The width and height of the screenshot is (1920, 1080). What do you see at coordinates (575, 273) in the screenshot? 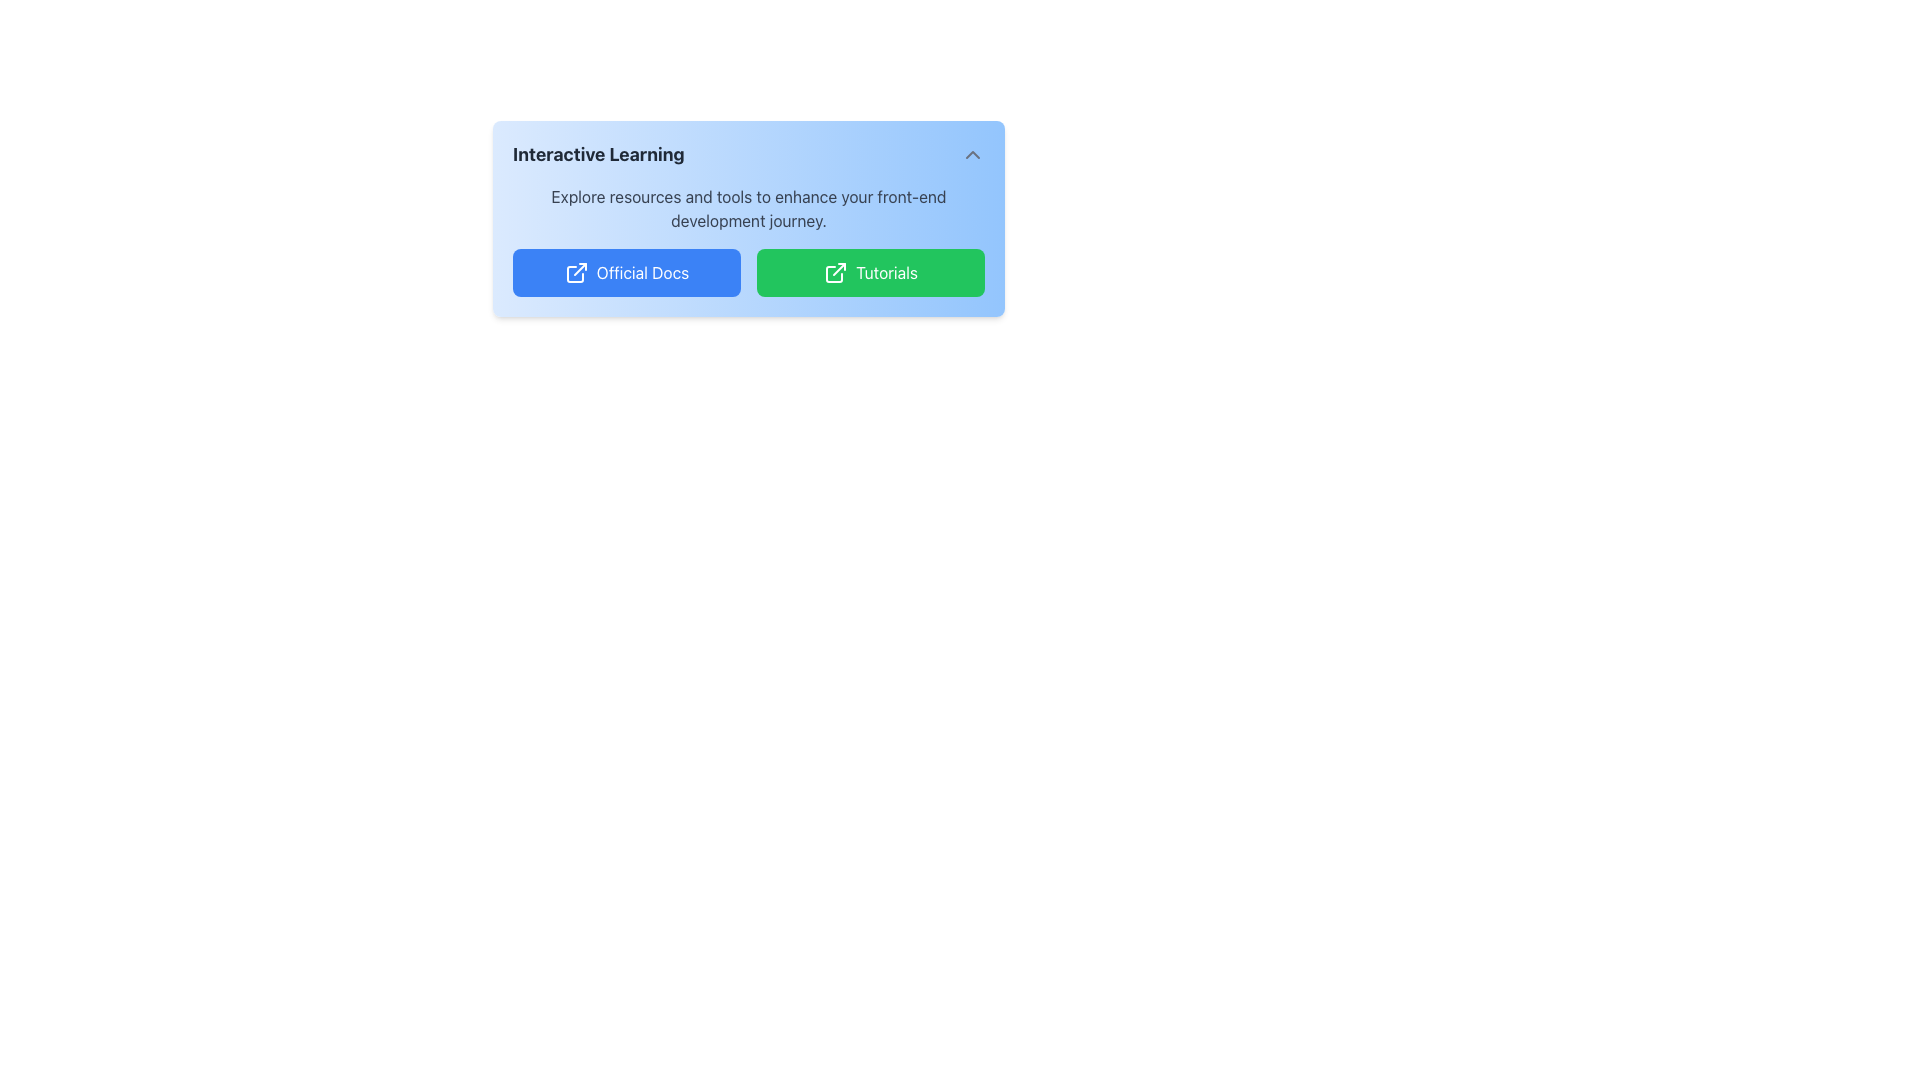
I see `the graphical icon located to the left of the text on the 'Official Docs' button for visual feedback` at bounding box center [575, 273].